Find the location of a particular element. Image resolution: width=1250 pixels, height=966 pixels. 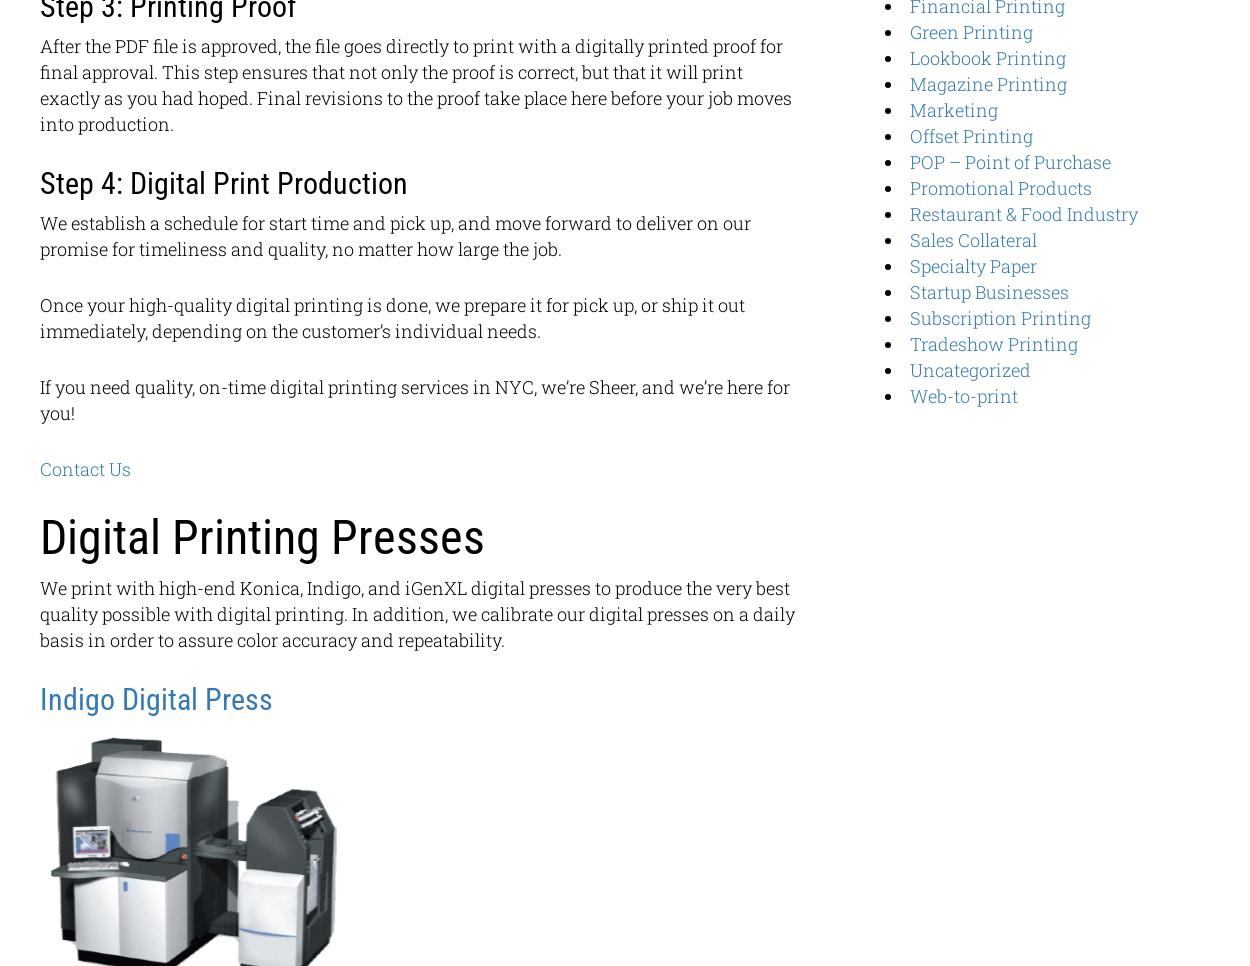

'Indigo Digital Press' is located at coordinates (156, 697).